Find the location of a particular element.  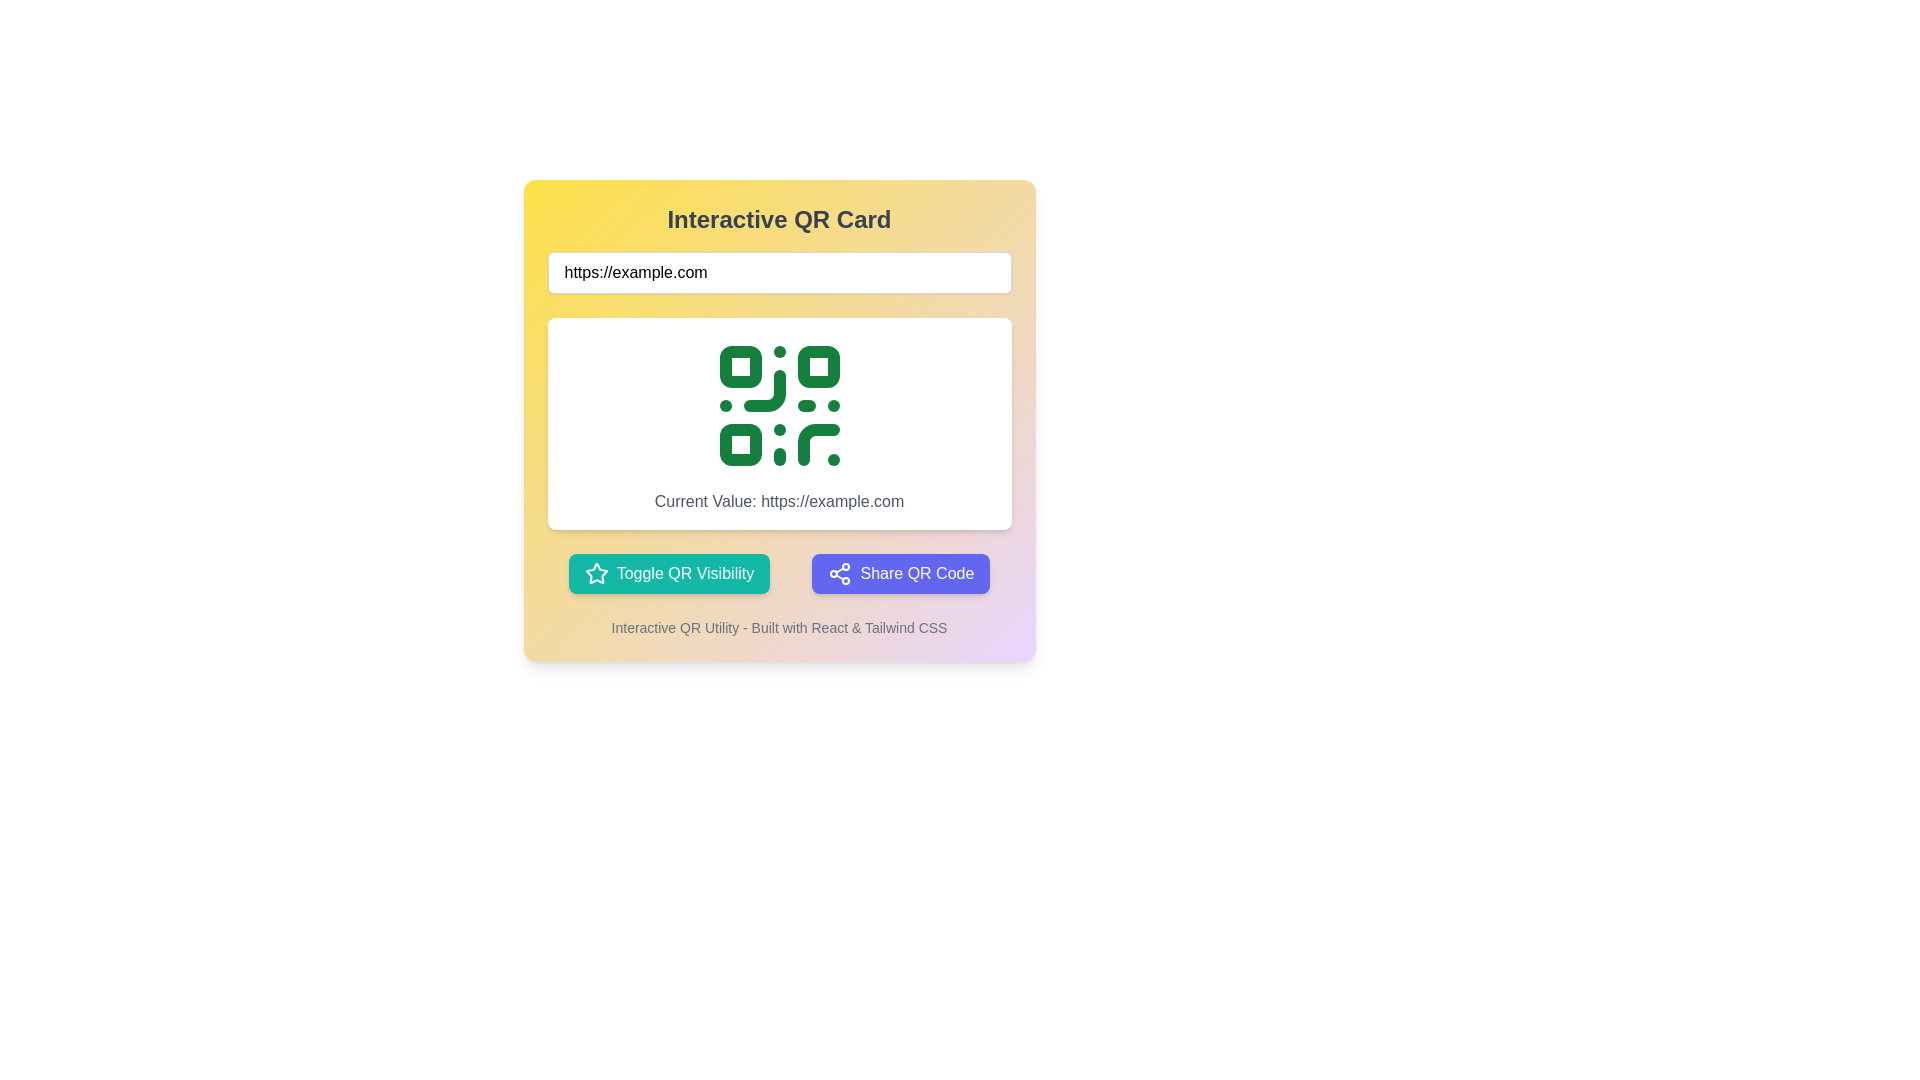

the SVG illustration of a QR Code styled with green details, which is centrally located beneath the header text input field is located at coordinates (778, 405).